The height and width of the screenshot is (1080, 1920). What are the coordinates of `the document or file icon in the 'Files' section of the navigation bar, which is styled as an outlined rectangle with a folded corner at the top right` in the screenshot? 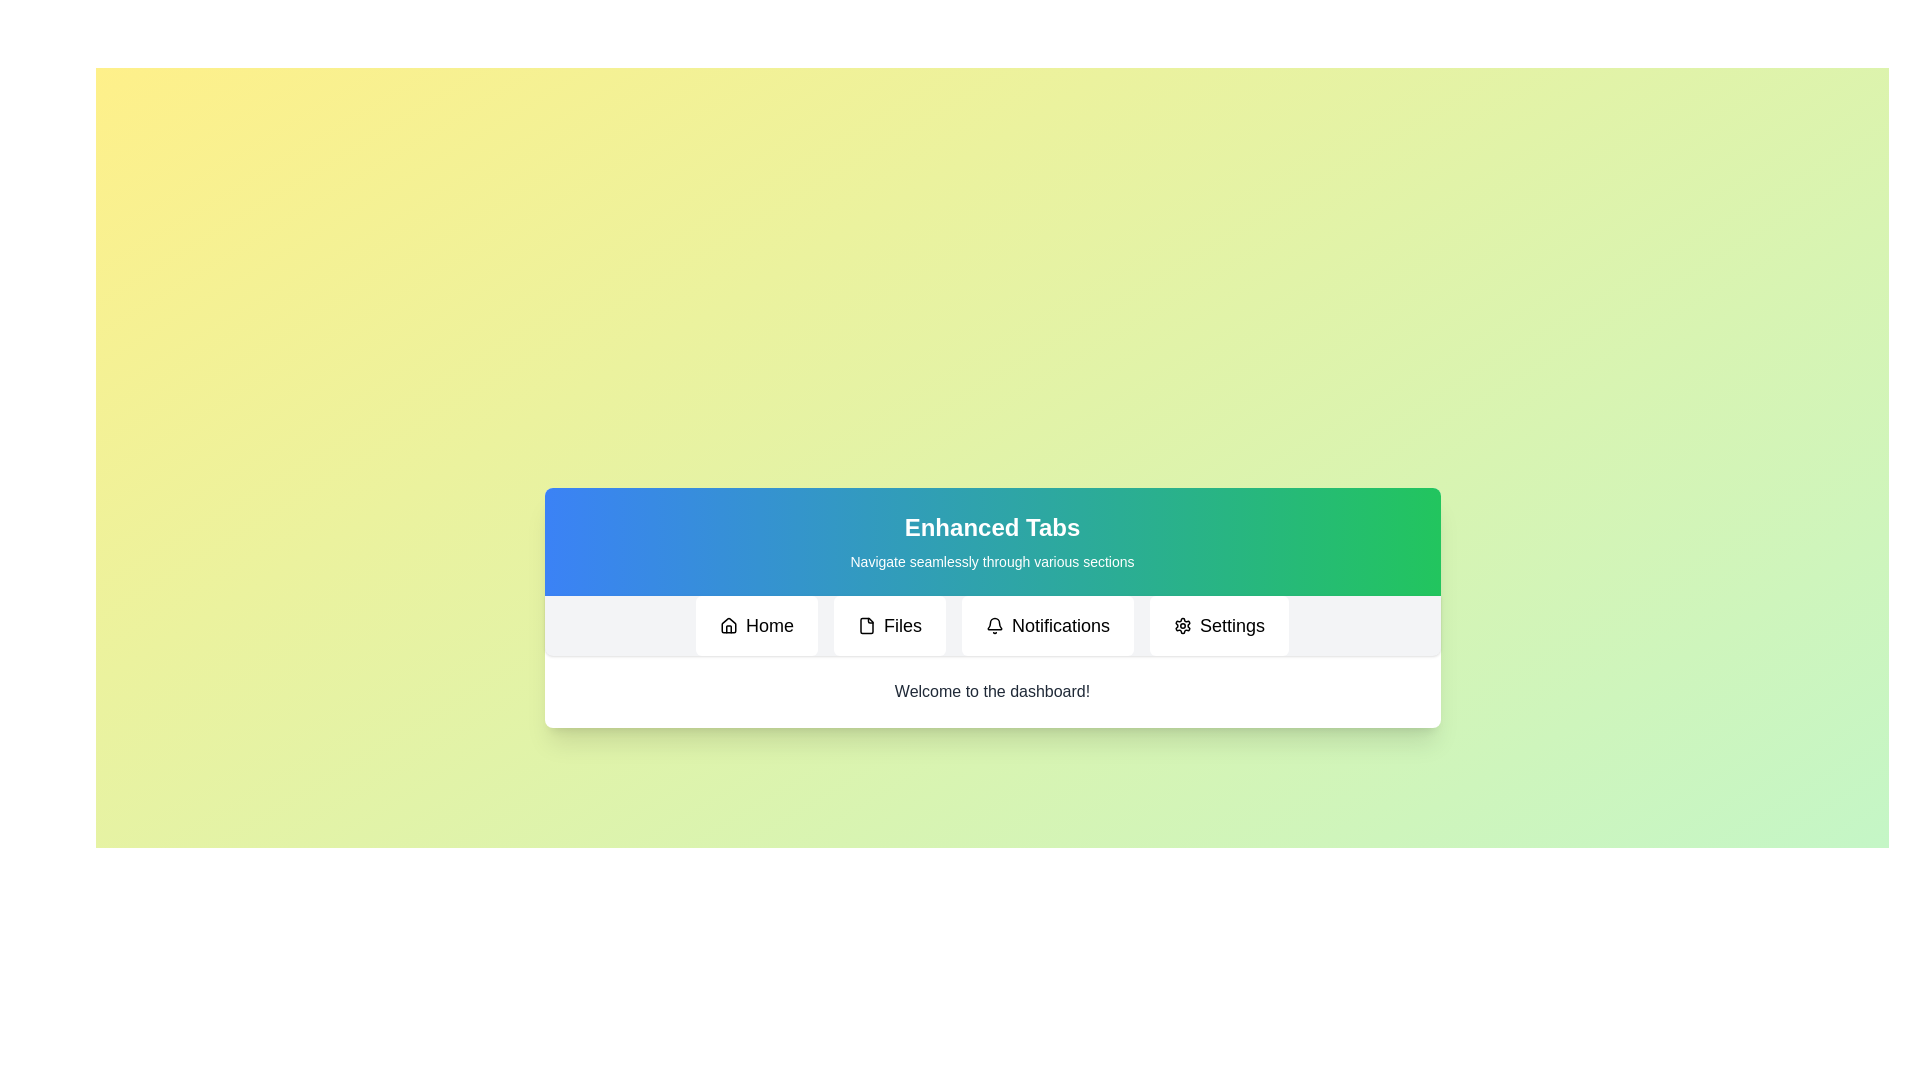 It's located at (866, 624).